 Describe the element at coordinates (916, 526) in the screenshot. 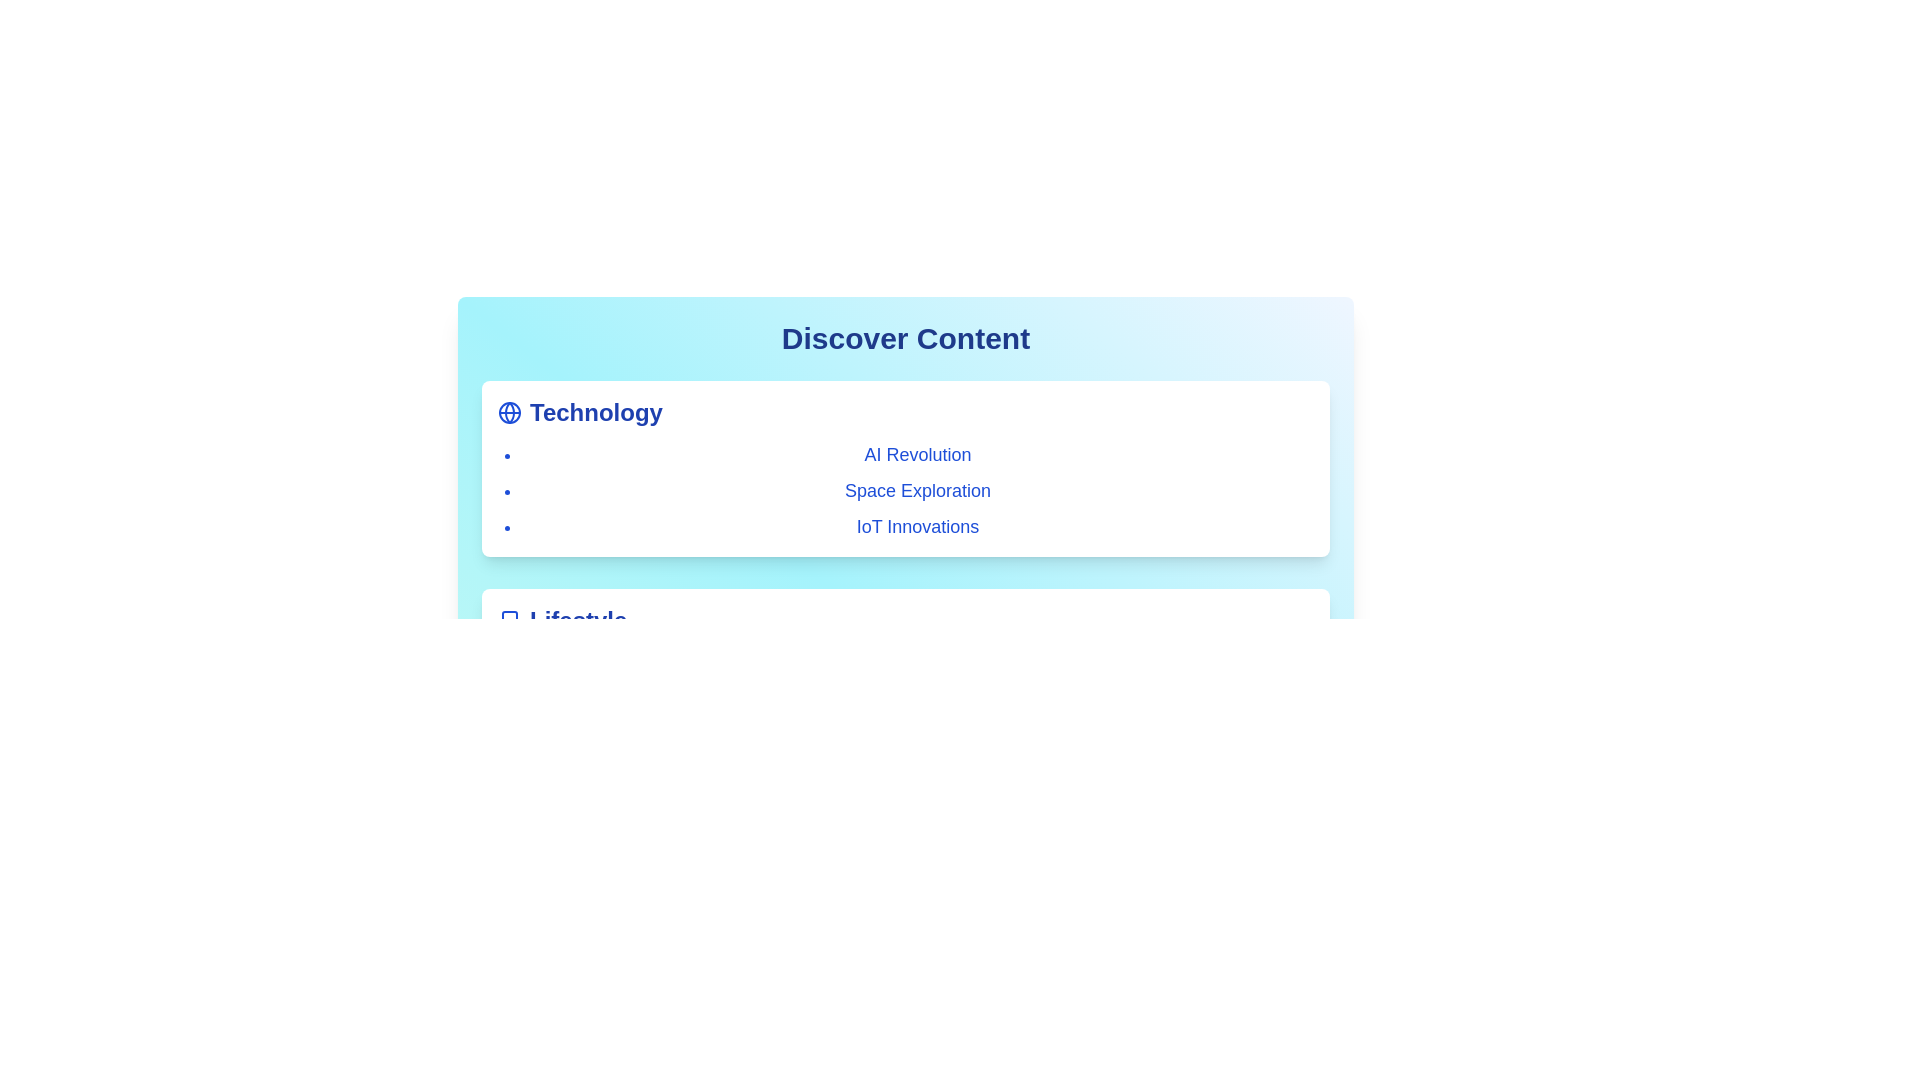

I see `the category or item IoT Innovations to view its hover effect` at that location.